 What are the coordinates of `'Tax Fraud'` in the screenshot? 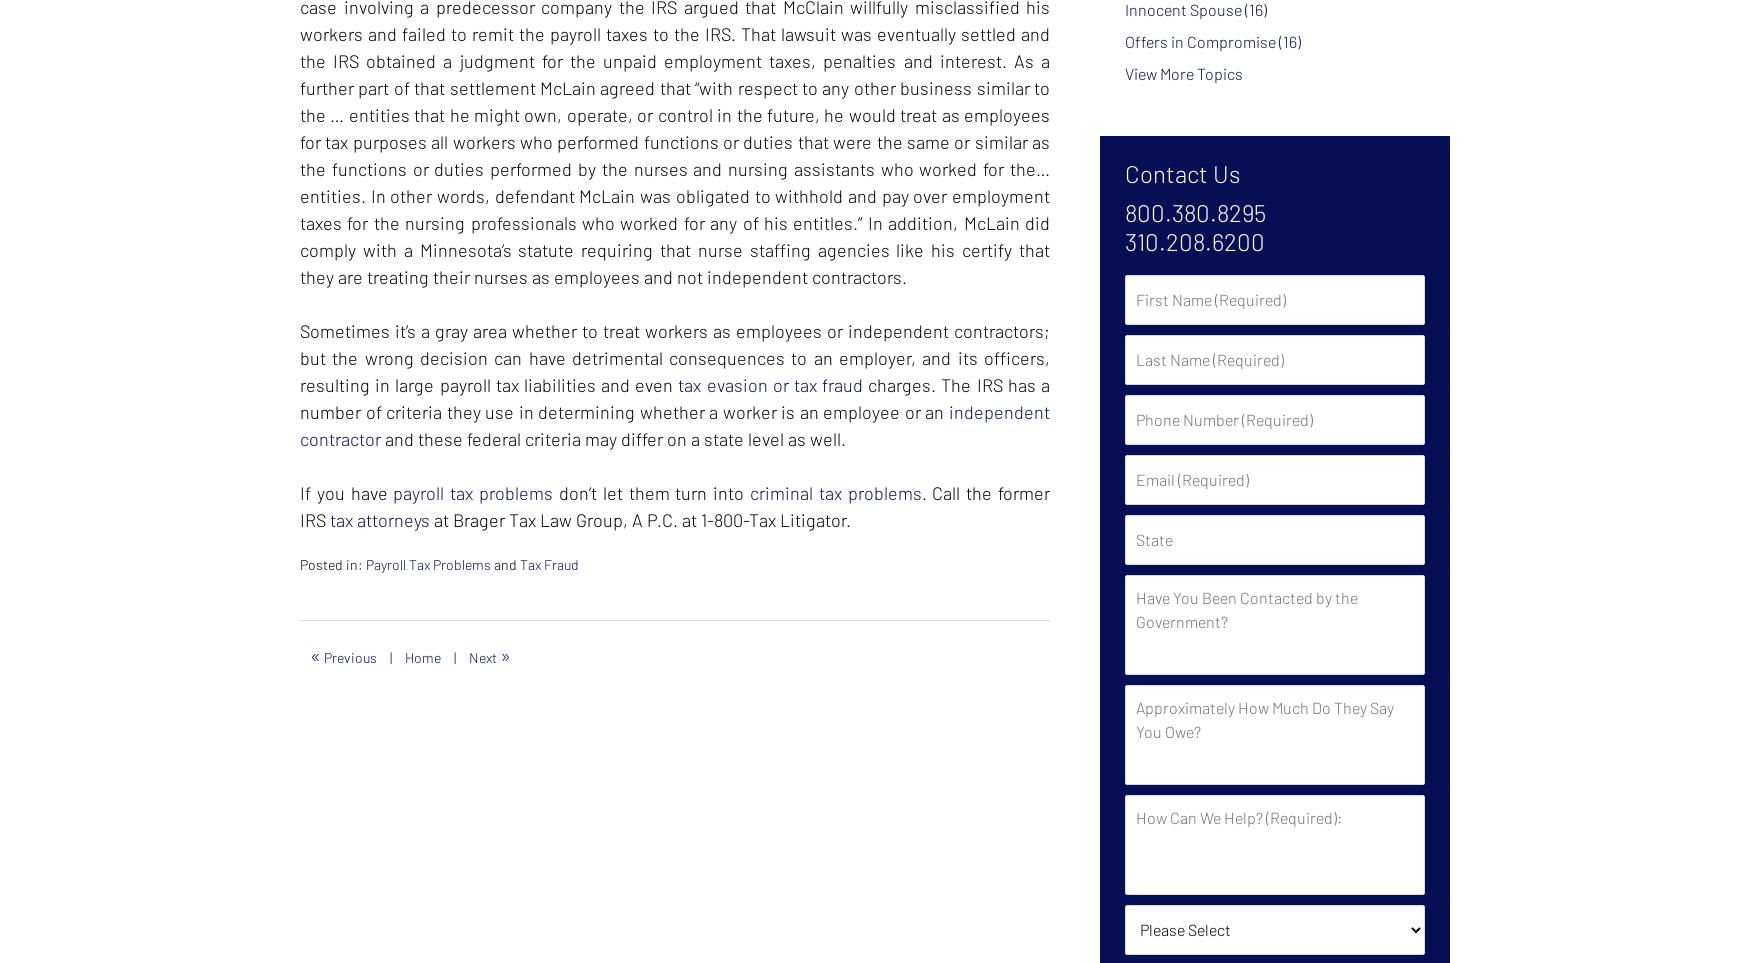 It's located at (548, 563).